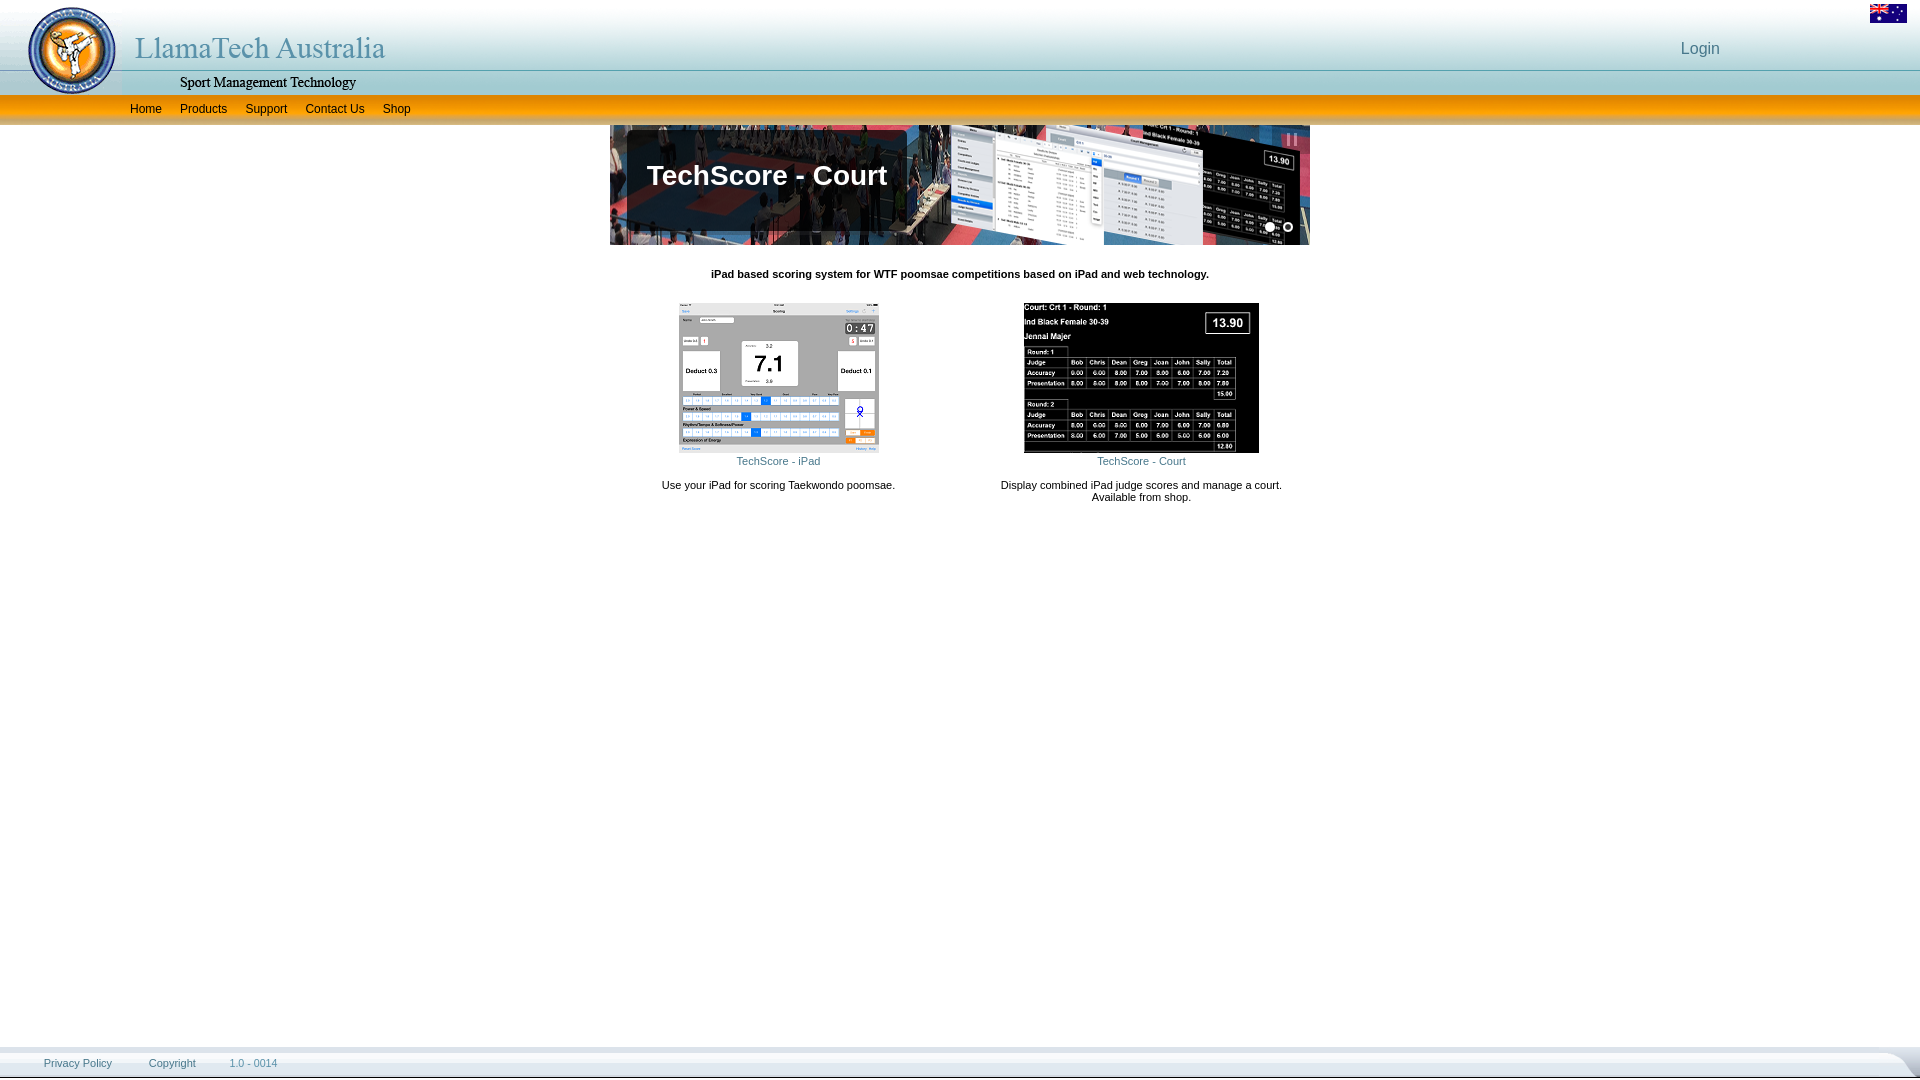 This screenshot has width=1920, height=1080. Describe the element at coordinates (264, 109) in the screenshot. I see `'Support'` at that location.